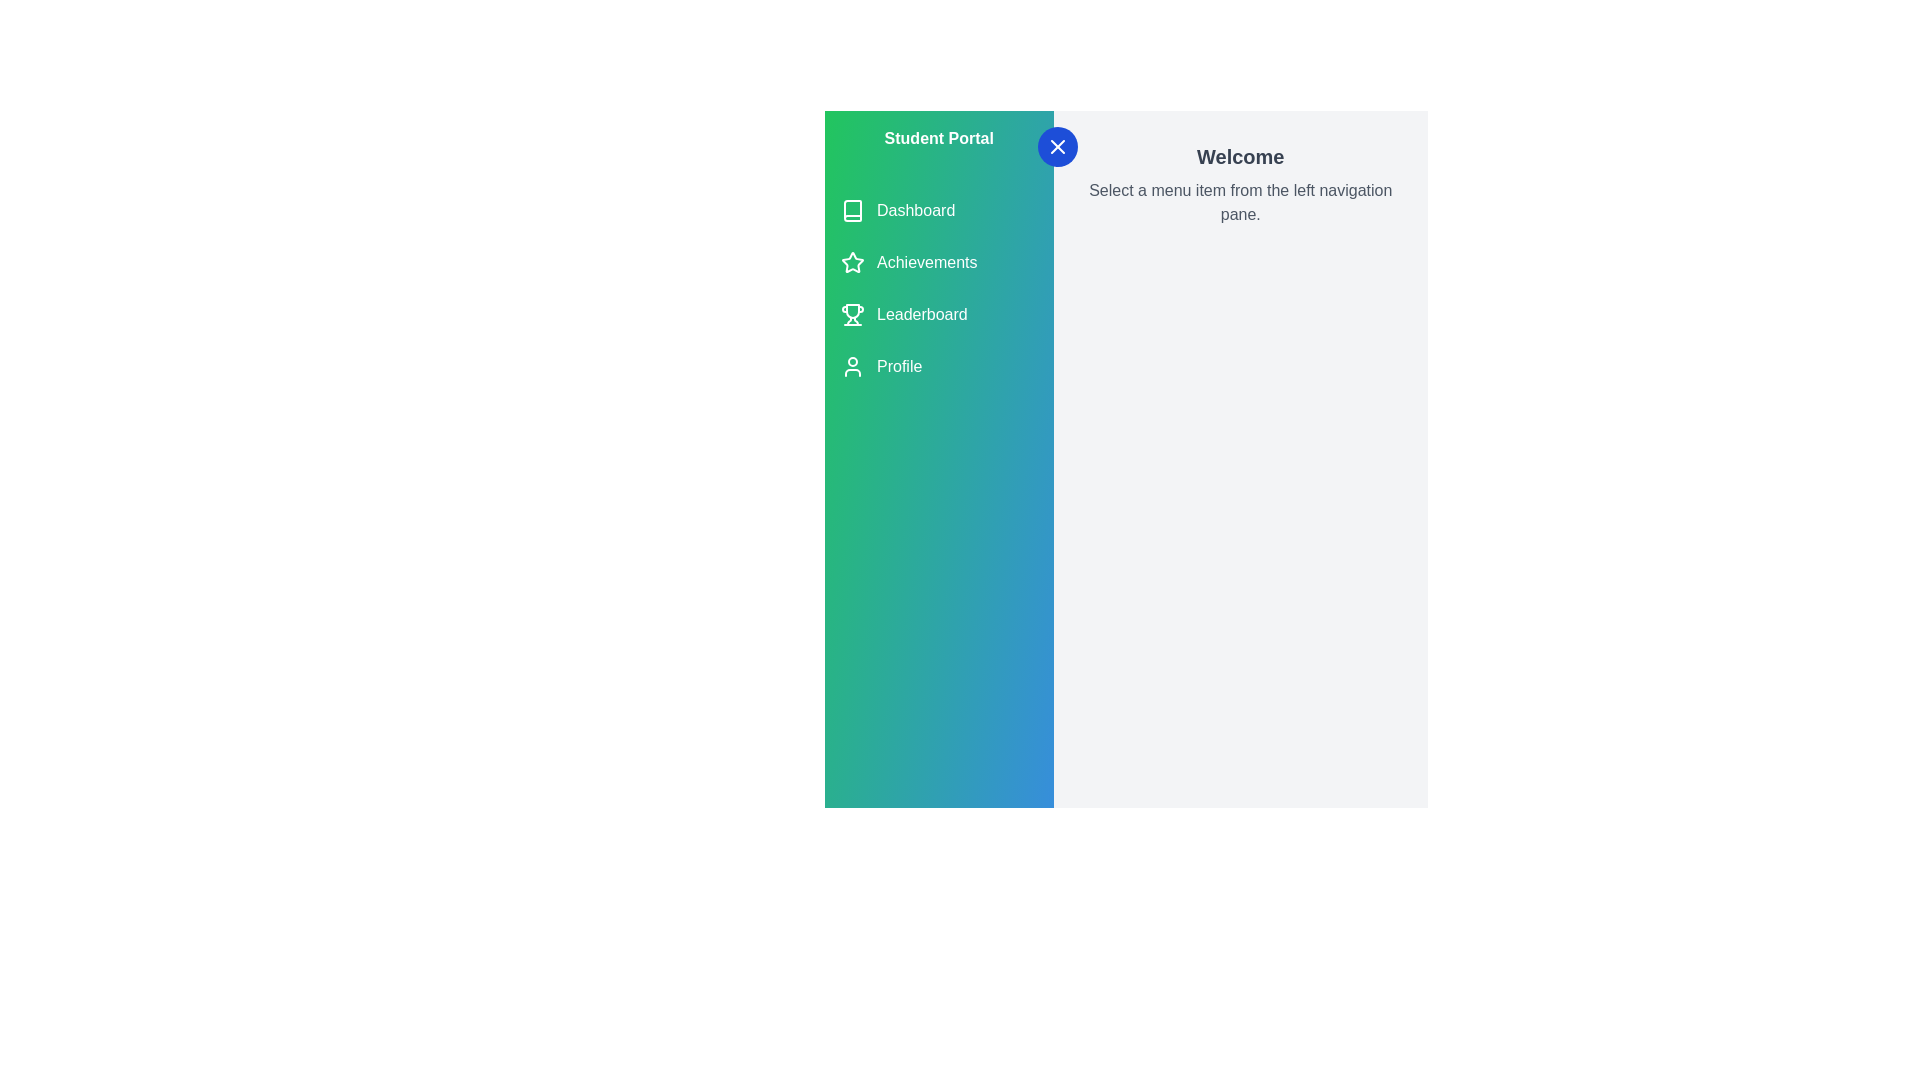  I want to click on the menu item Dashboard from the navigation list, so click(938, 211).